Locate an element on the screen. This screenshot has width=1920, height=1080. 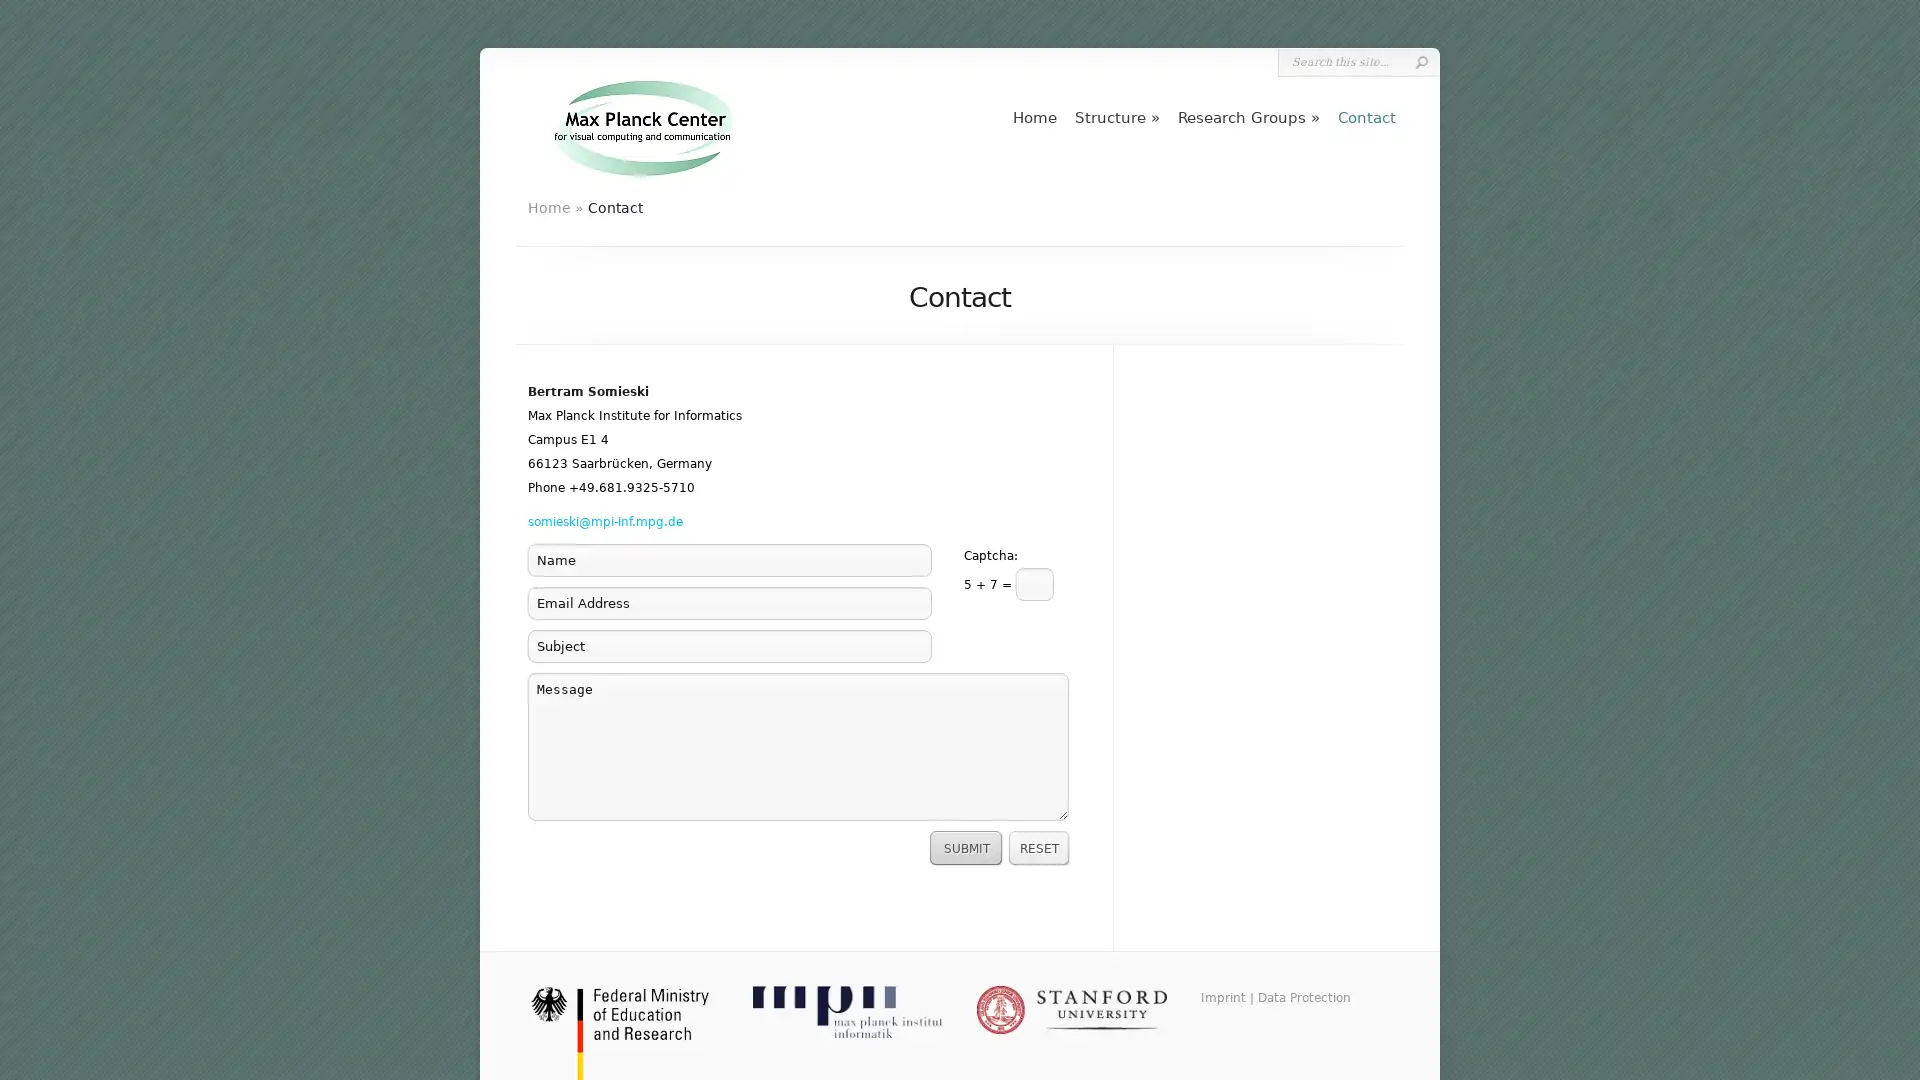
Reset is located at coordinates (1039, 848).